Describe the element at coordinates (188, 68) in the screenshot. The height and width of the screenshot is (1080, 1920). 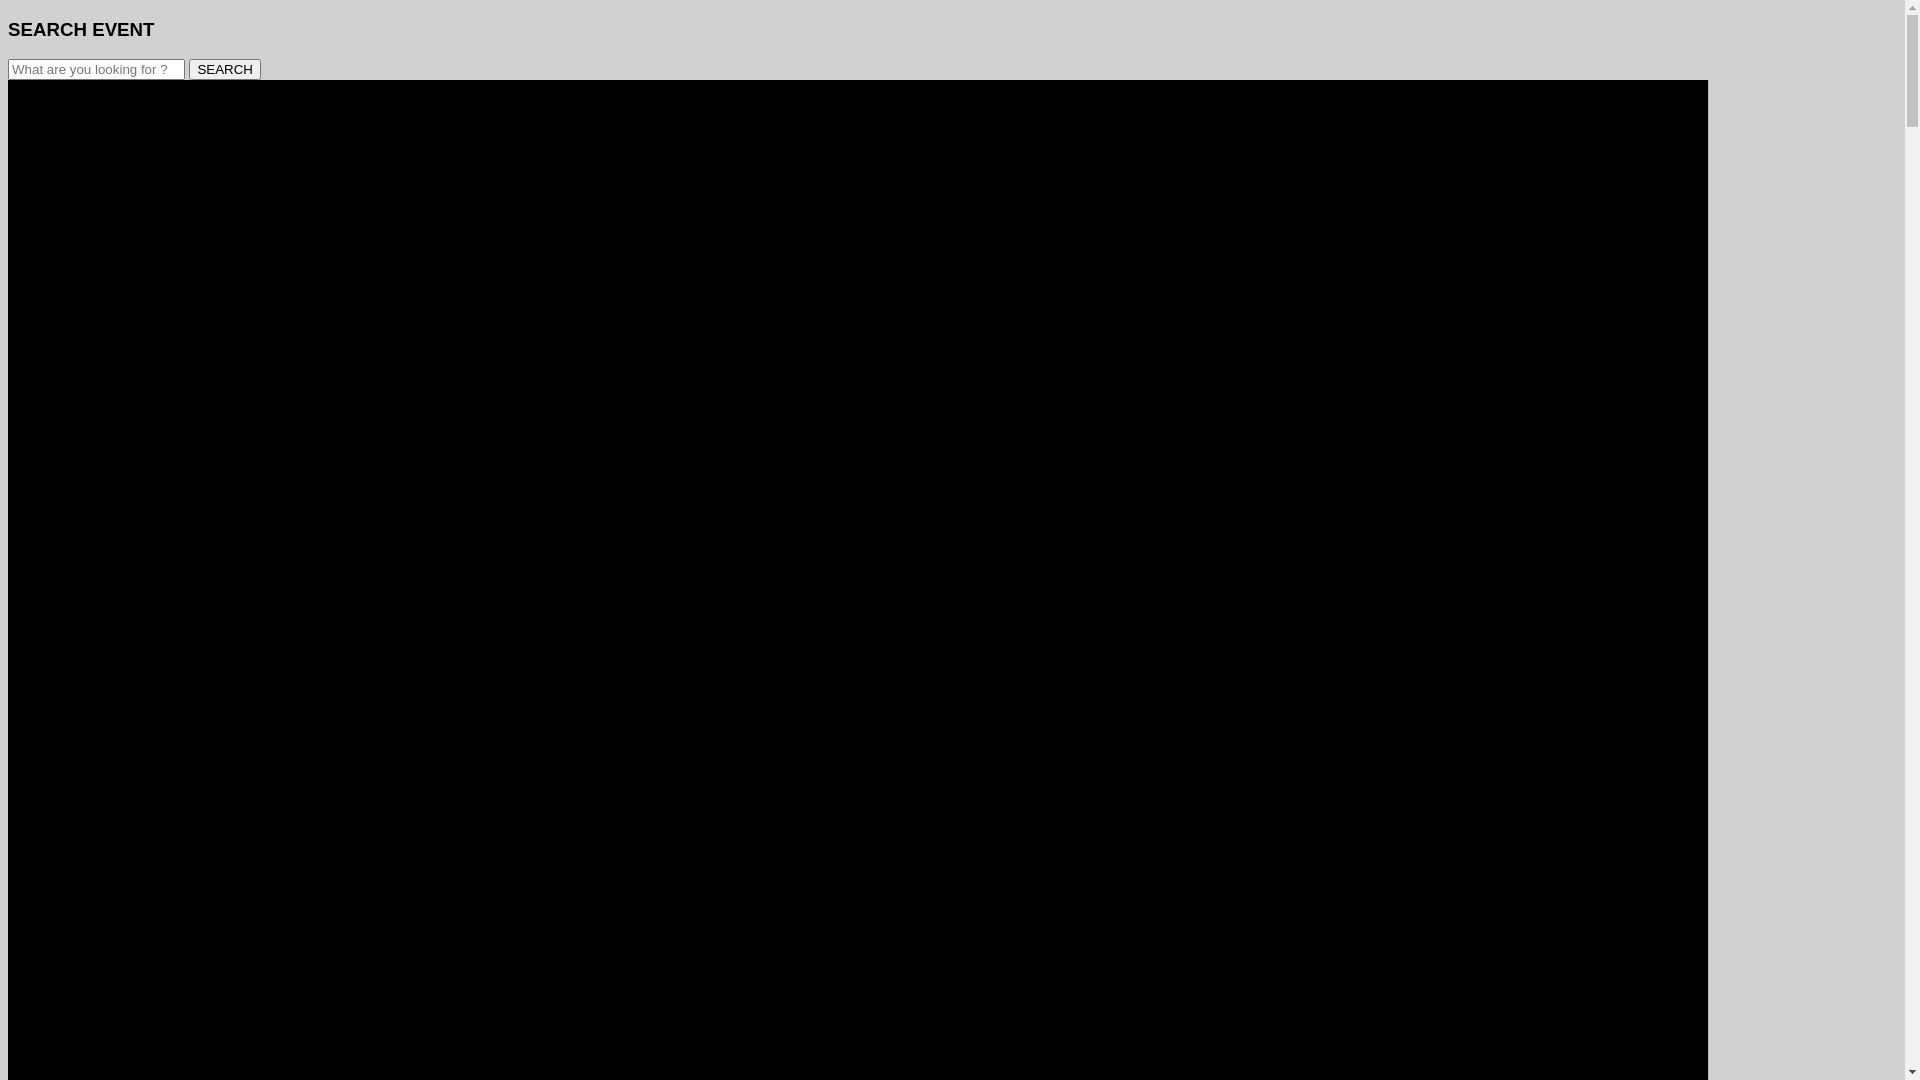
I see `'SEARCH'` at that location.